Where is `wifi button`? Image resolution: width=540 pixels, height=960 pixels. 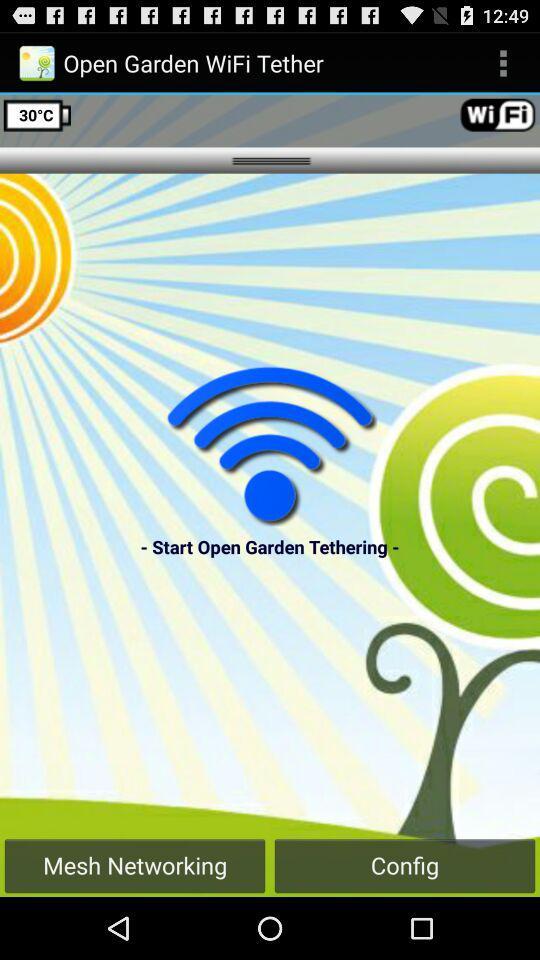
wifi button is located at coordinates (270, 445).